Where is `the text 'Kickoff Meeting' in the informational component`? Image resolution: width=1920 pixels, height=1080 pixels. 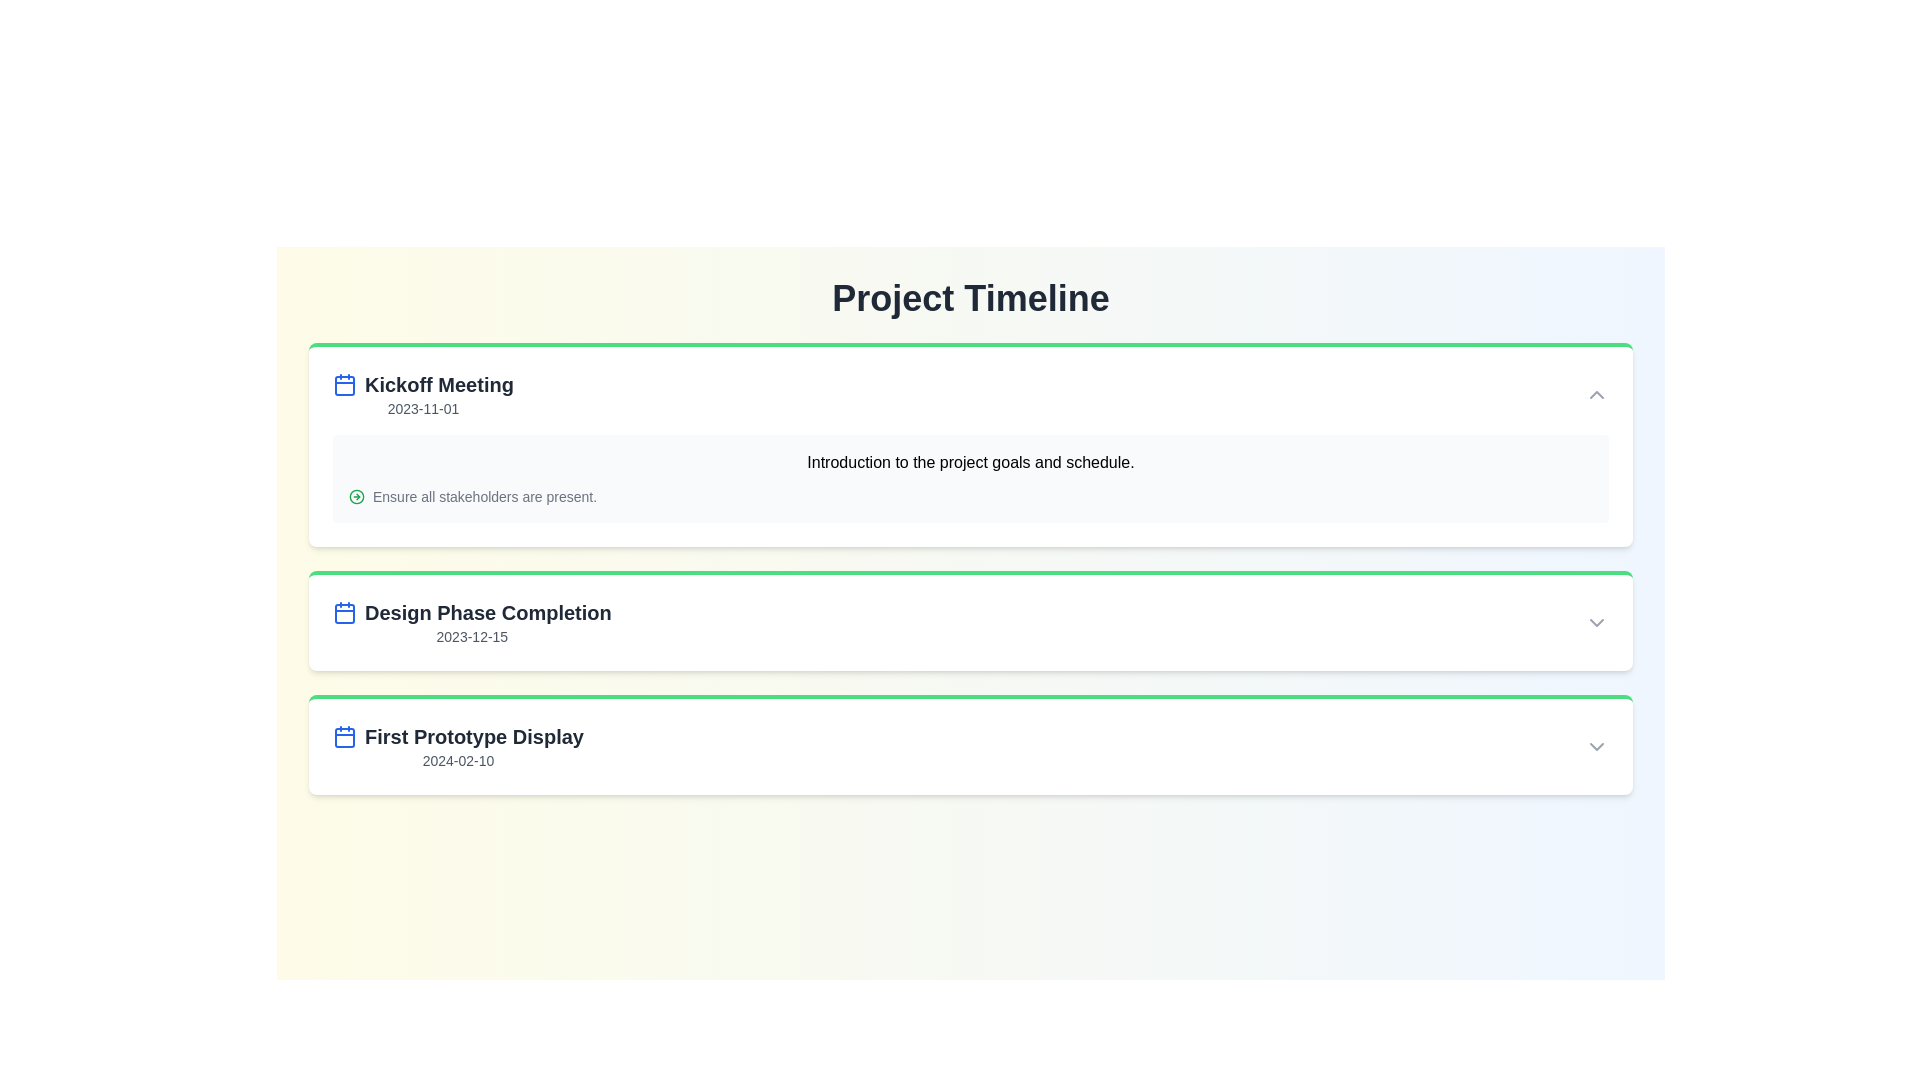 the text 'Kickoff Meeting' in the informational component is located at coordinates (422, 394).